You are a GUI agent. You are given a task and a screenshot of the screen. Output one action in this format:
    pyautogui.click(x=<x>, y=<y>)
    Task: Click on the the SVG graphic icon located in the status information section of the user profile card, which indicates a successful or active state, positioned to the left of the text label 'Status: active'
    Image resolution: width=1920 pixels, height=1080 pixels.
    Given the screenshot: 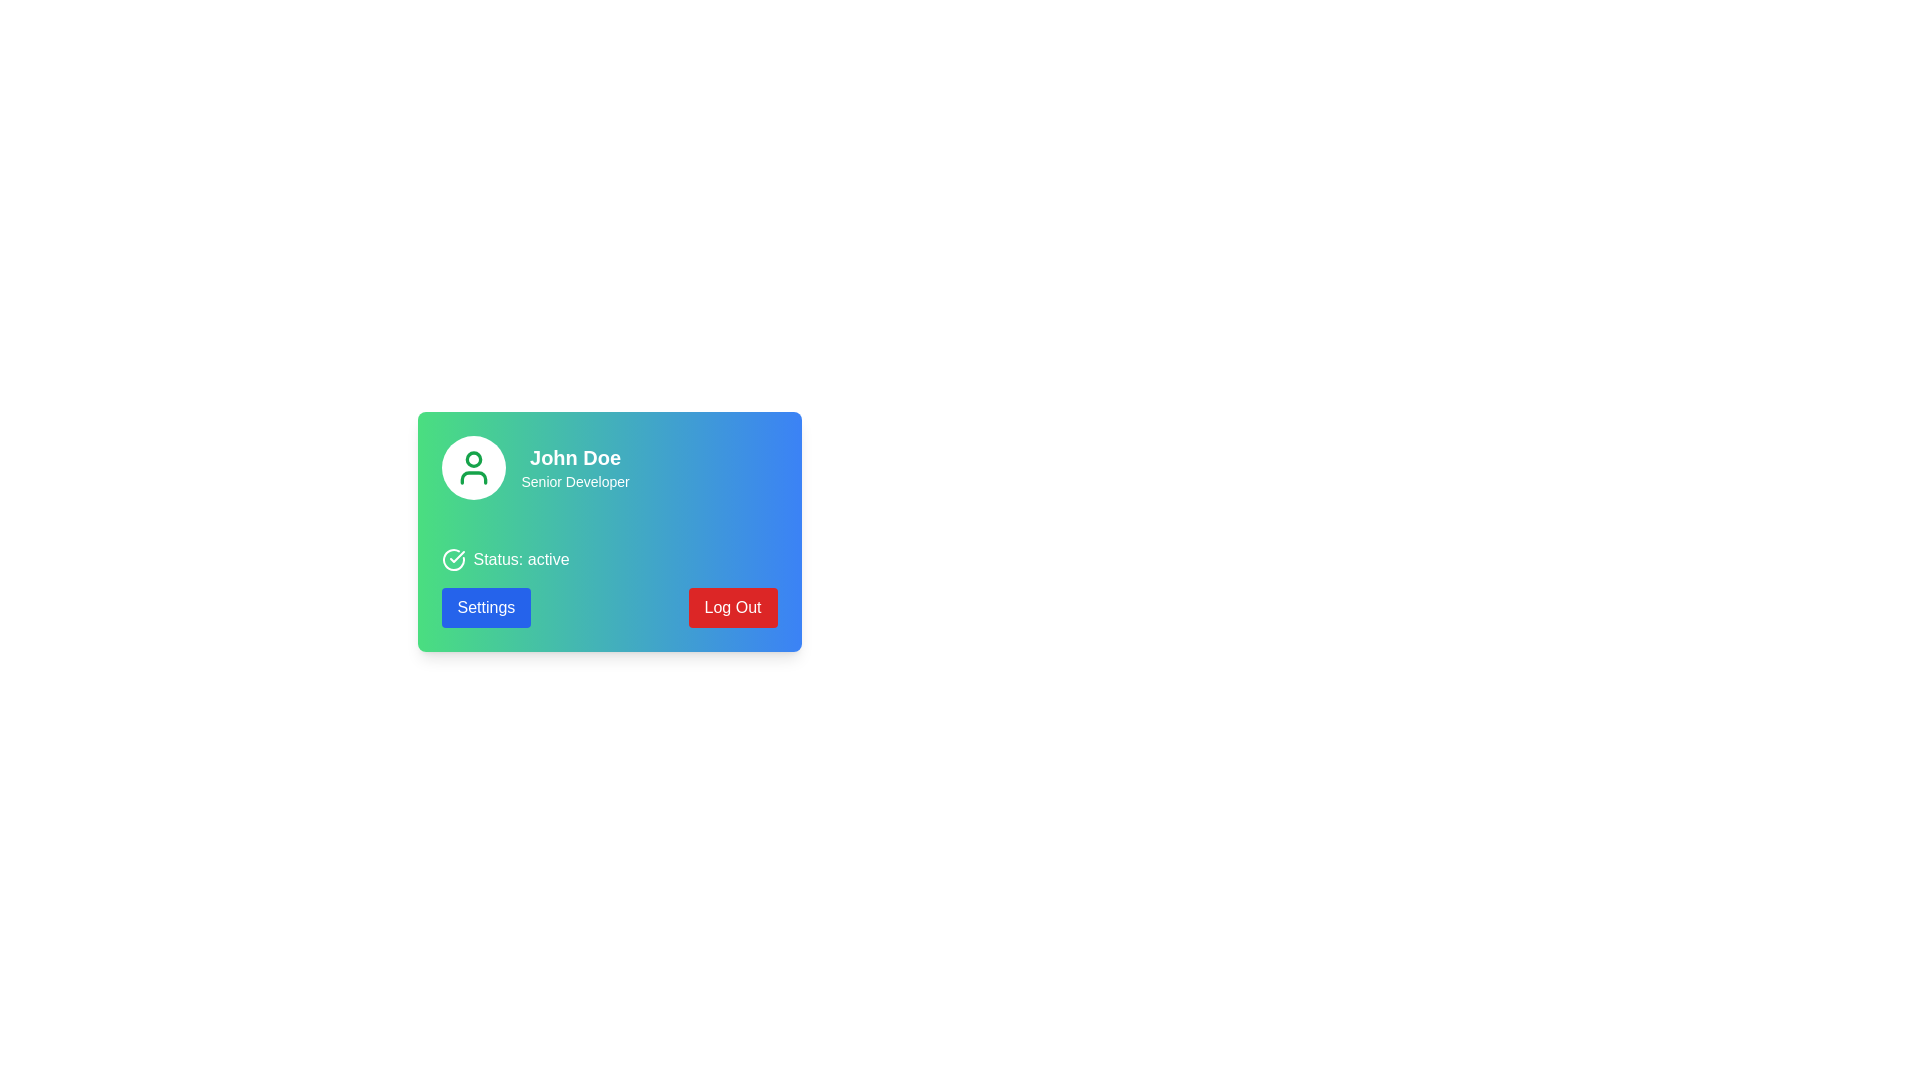 What is the action you would take?
    pyautogui.click(x=452, y=559)
    